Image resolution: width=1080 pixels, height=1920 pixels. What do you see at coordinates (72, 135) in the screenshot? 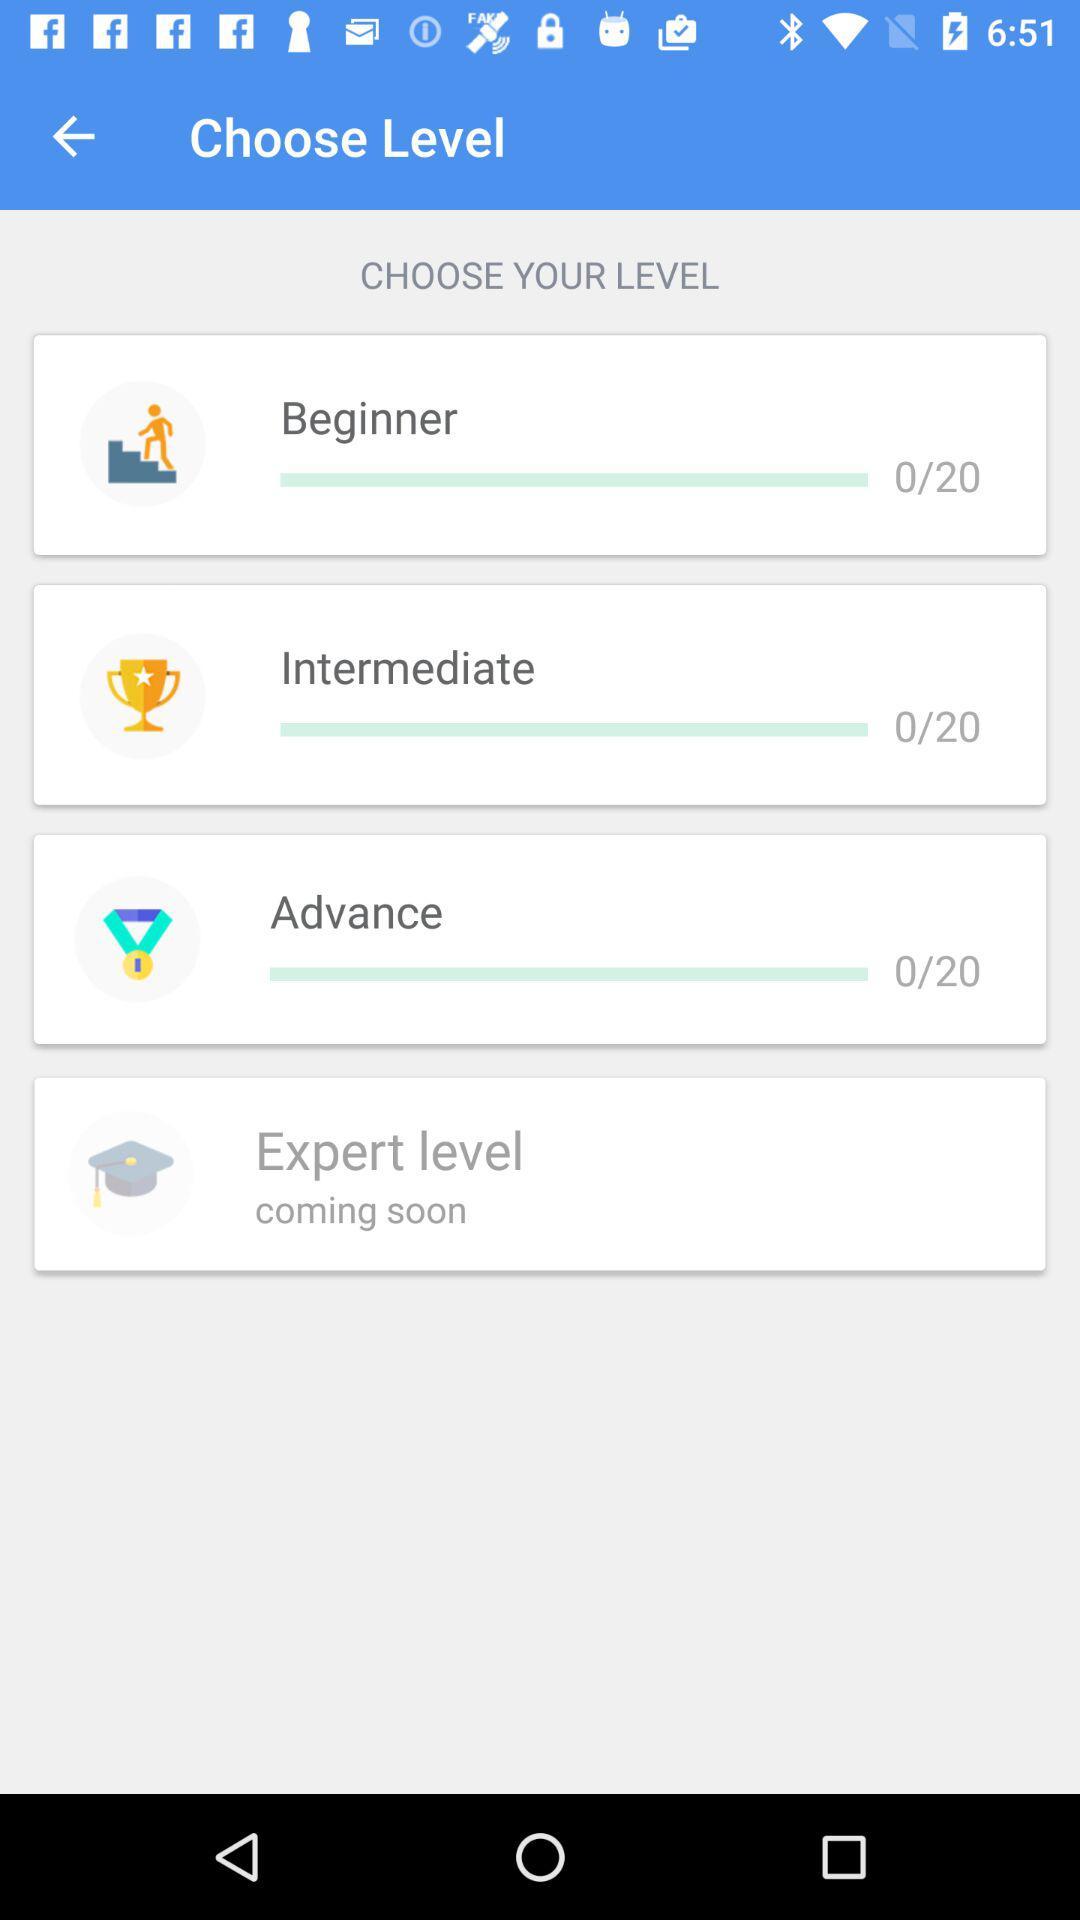
I see `icon next to choose level item` at bounding box center [72, 135].